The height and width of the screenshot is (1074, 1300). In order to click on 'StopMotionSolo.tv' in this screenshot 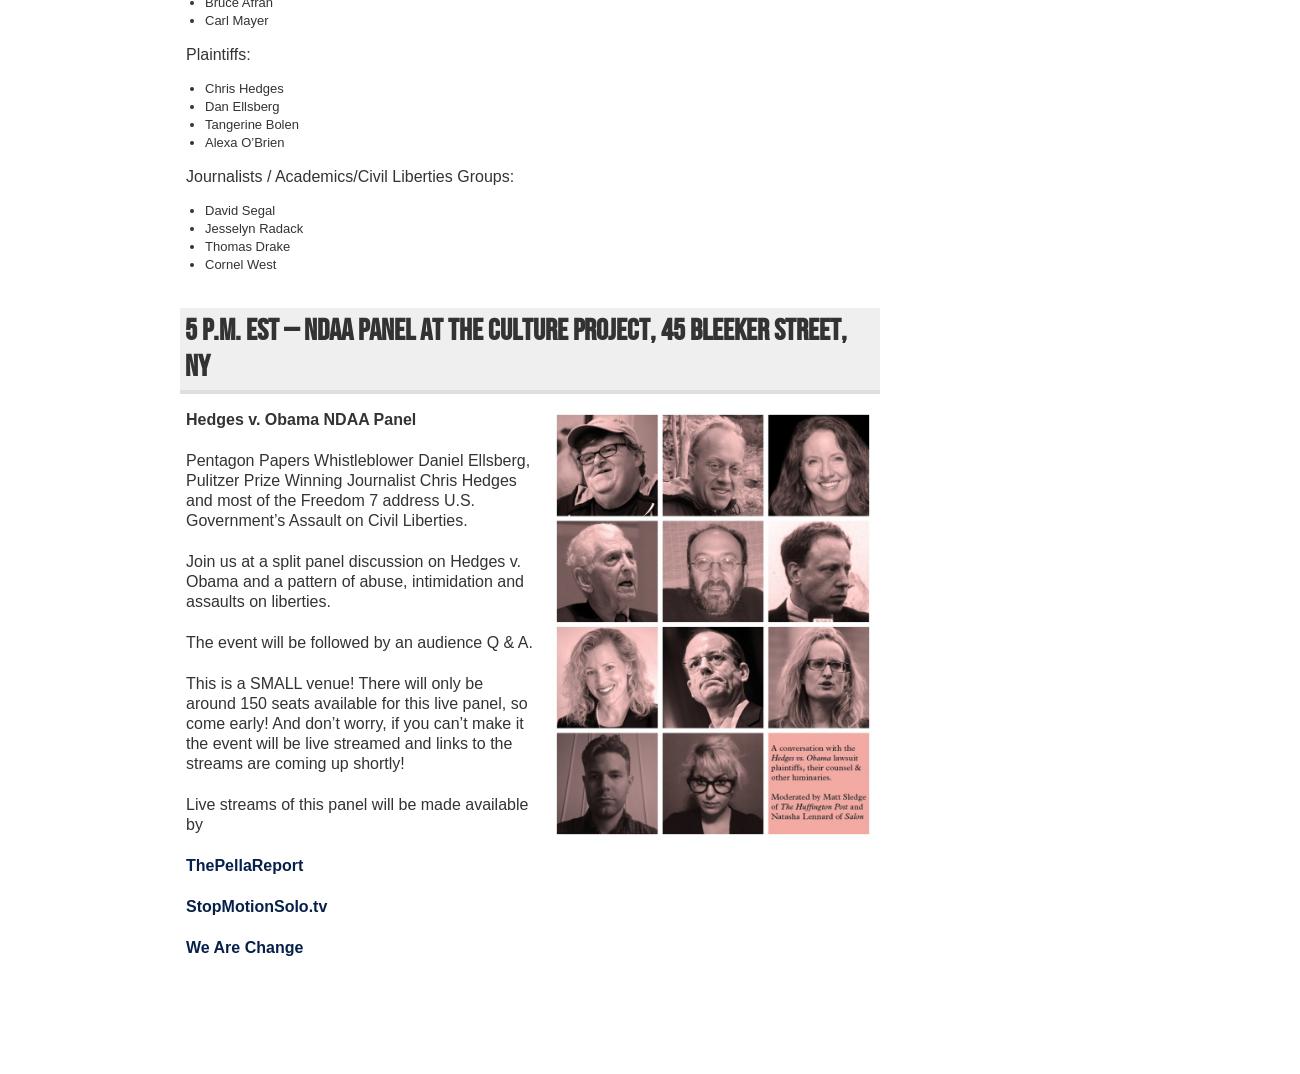, I will do `click(255, 905)`.